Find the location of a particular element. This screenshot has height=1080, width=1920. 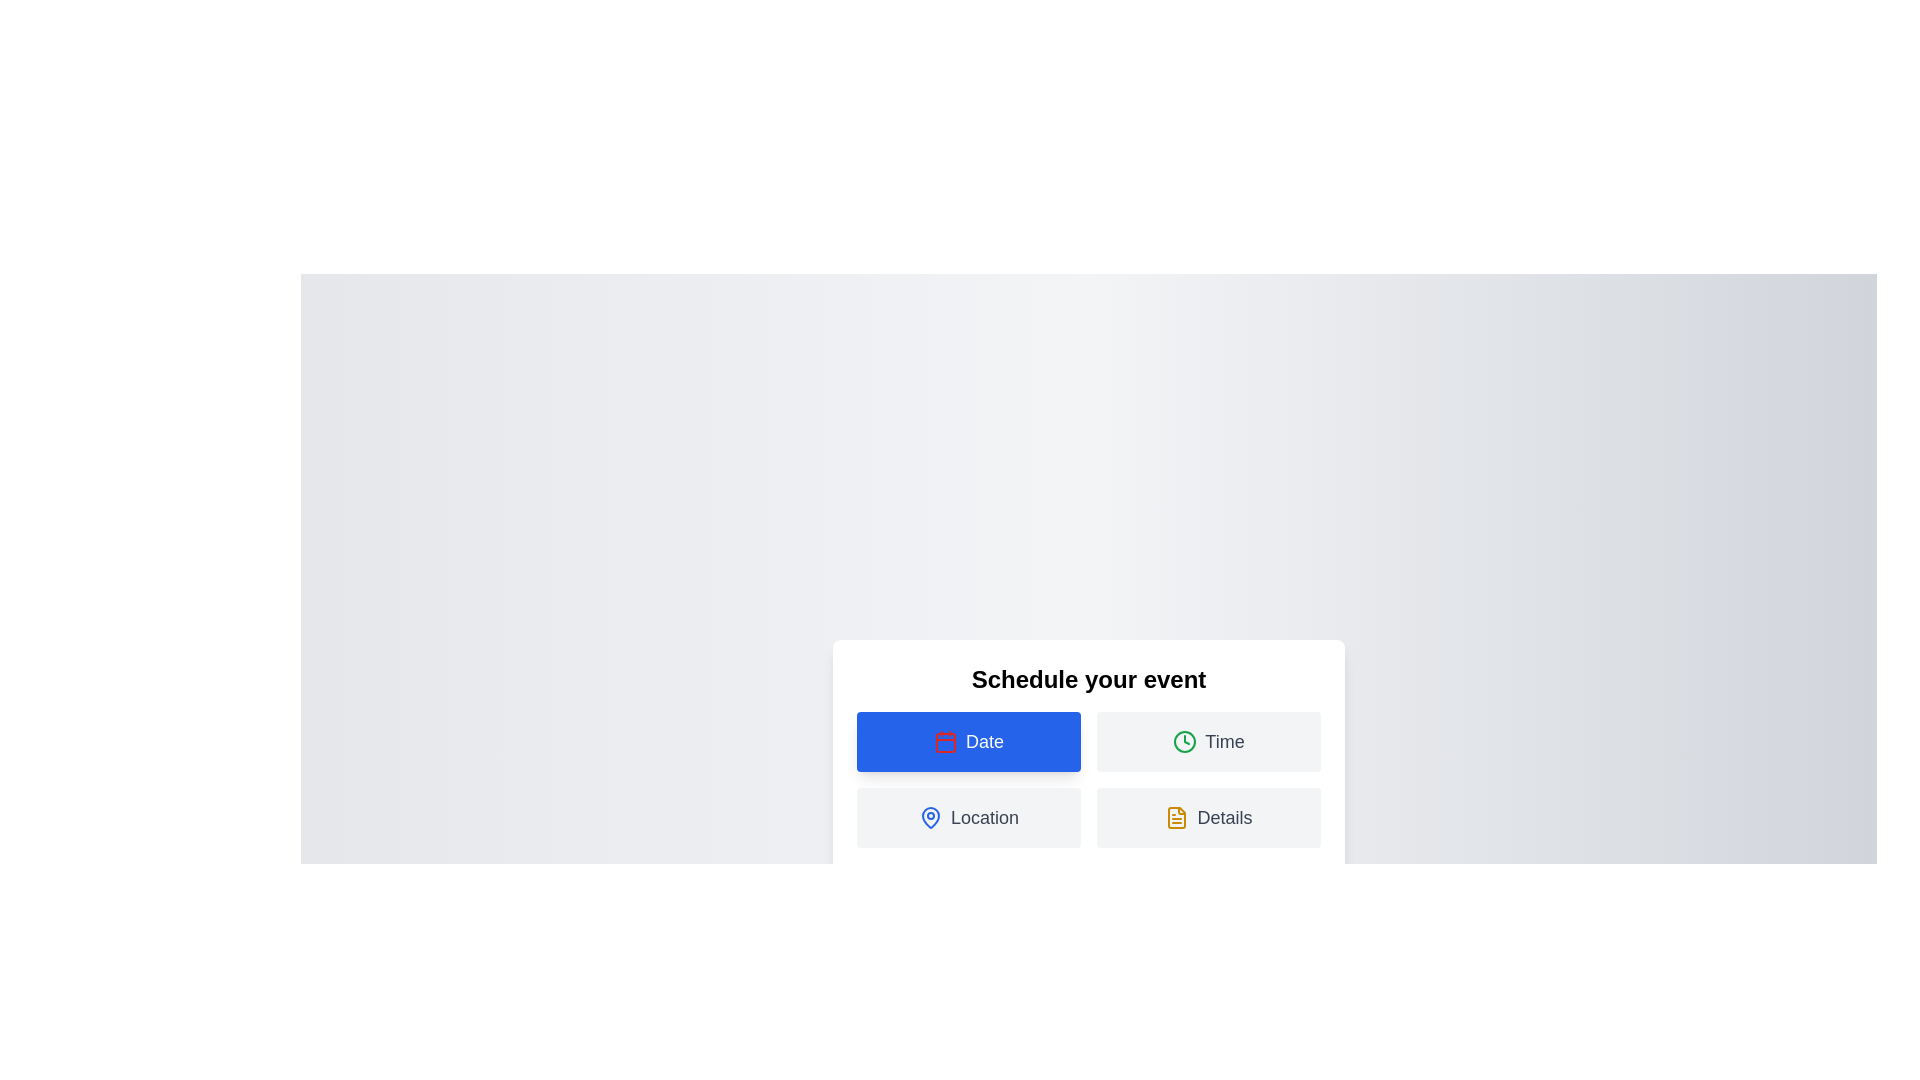

the 'Location' interactive button, which features a blue map pin icon and bold gray text on a light gray background, to trigger a visual or textual prompt is located at coordinates (969, 817).